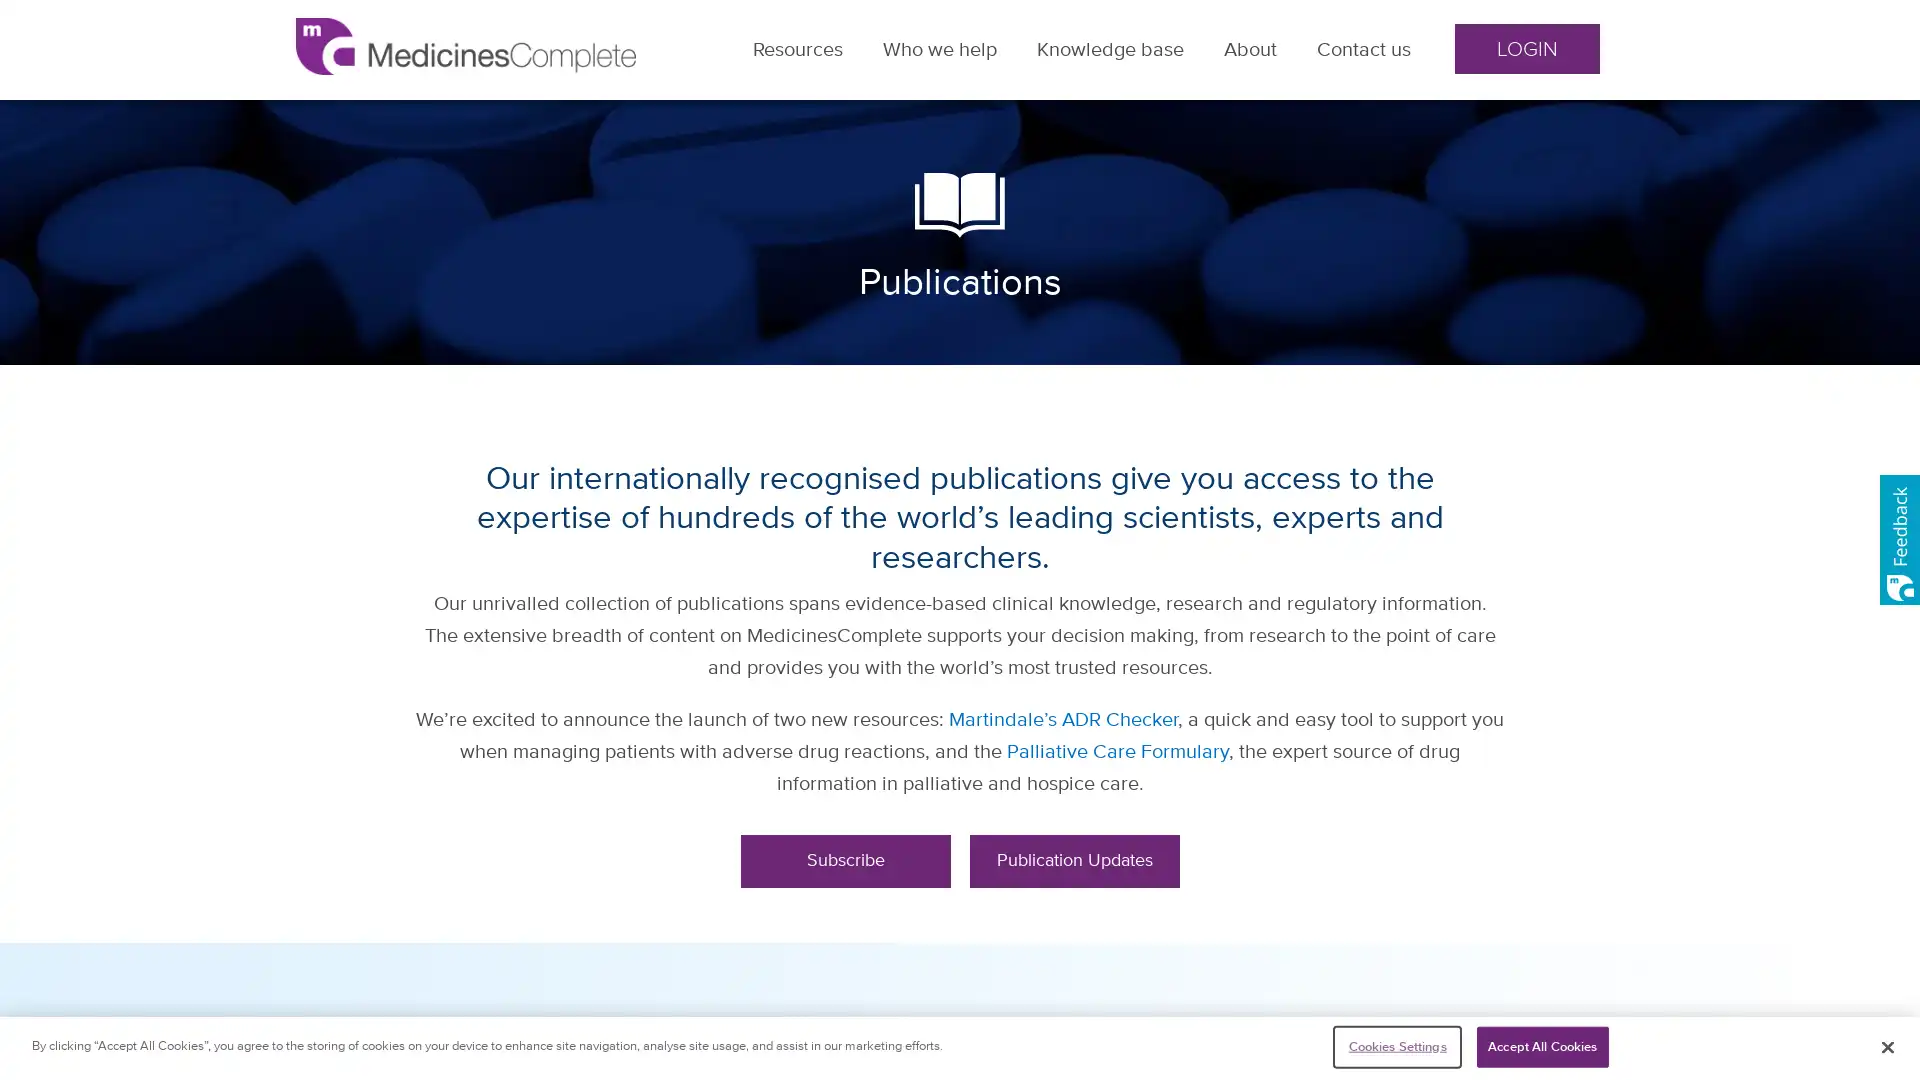  Describe the element at coordinates (1396, 1045) in the screenshot. I see `Cookies Settings` at that location.